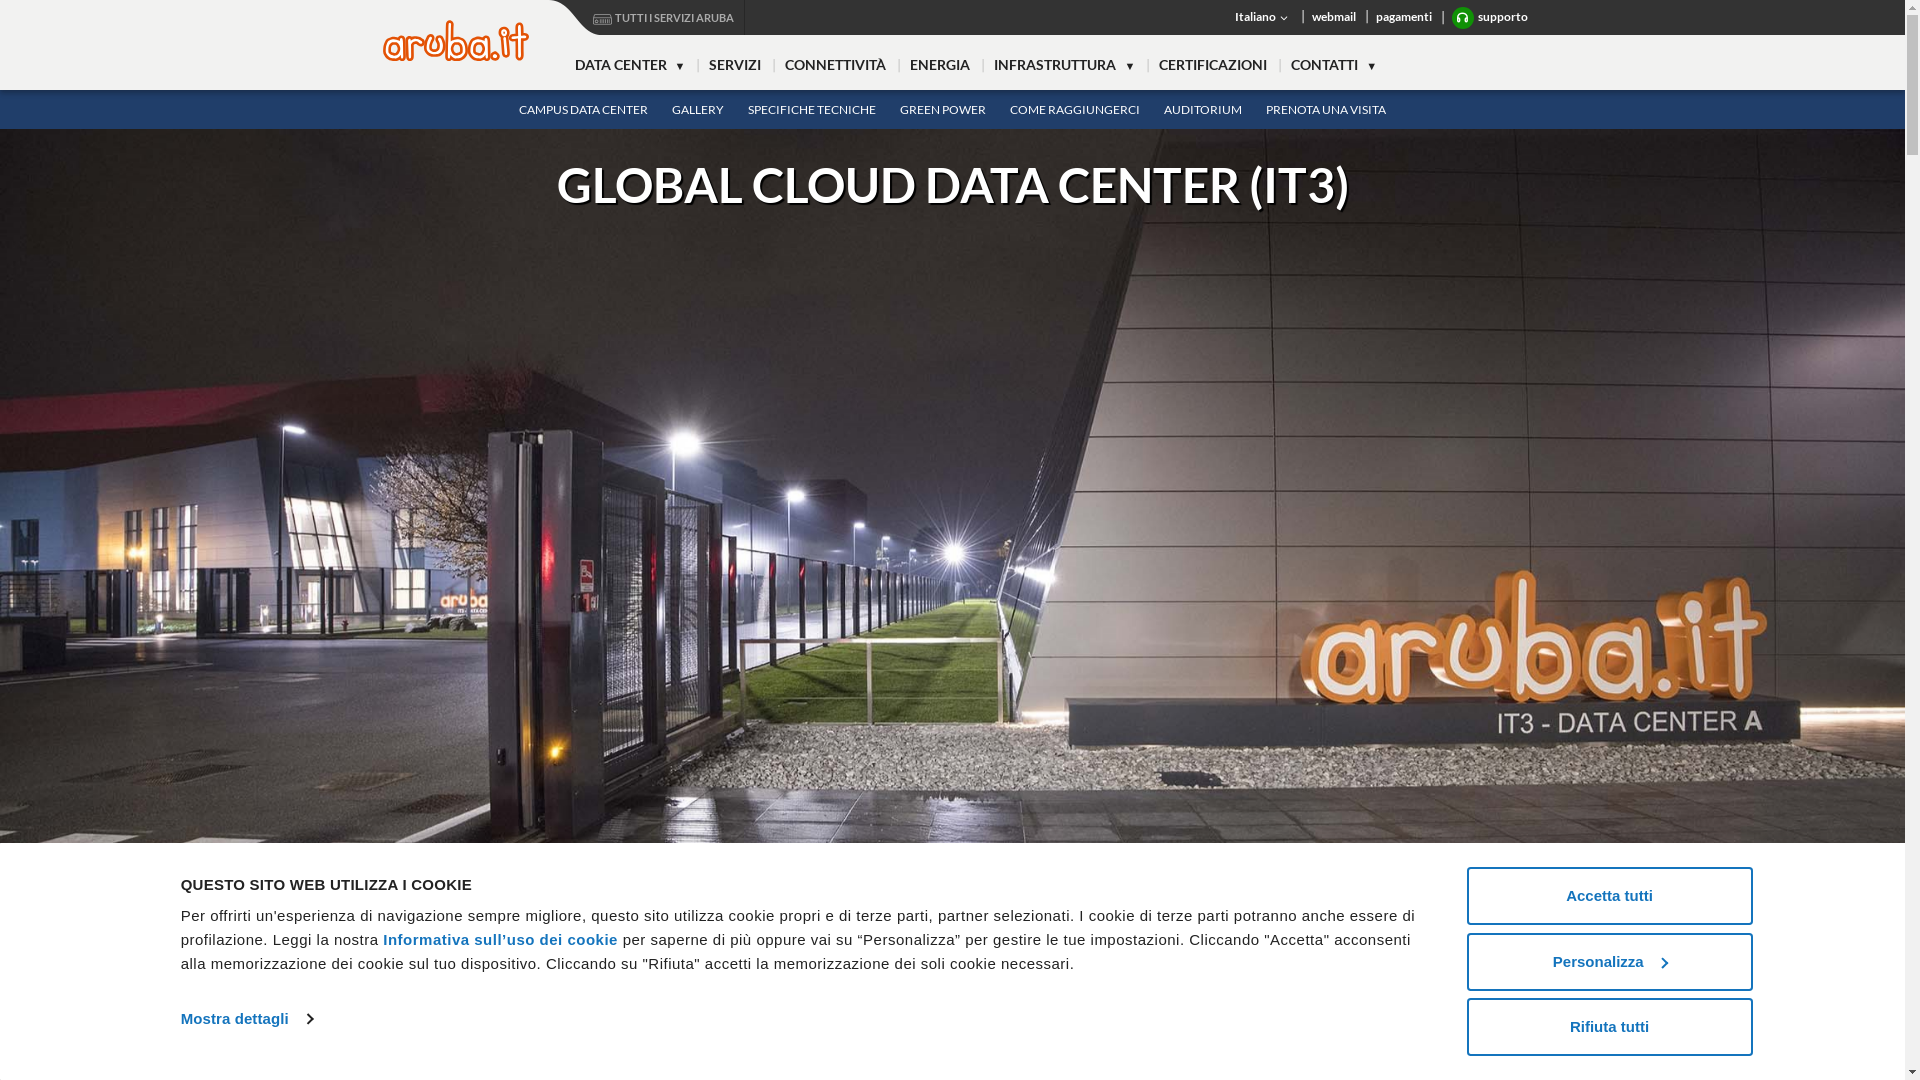  Describe the element at coordinates (734, 109) in the screenshot. I see `'SPECIFICHE TECNICHE'` at that location.